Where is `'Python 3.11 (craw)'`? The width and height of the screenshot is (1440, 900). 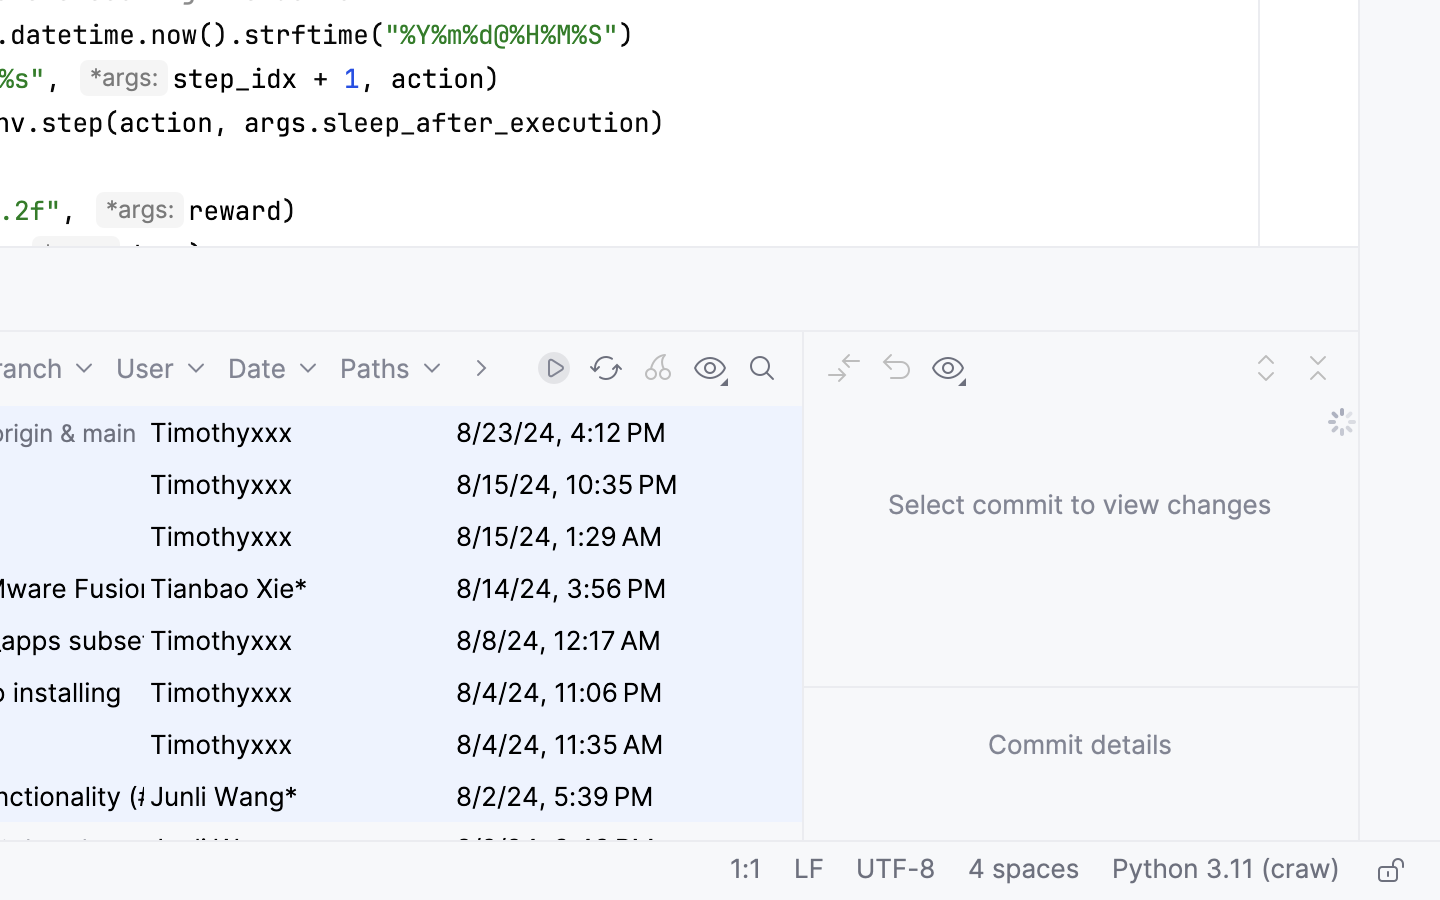
'Python 3.11 (craw)' is located at coordinates (1225, 871).